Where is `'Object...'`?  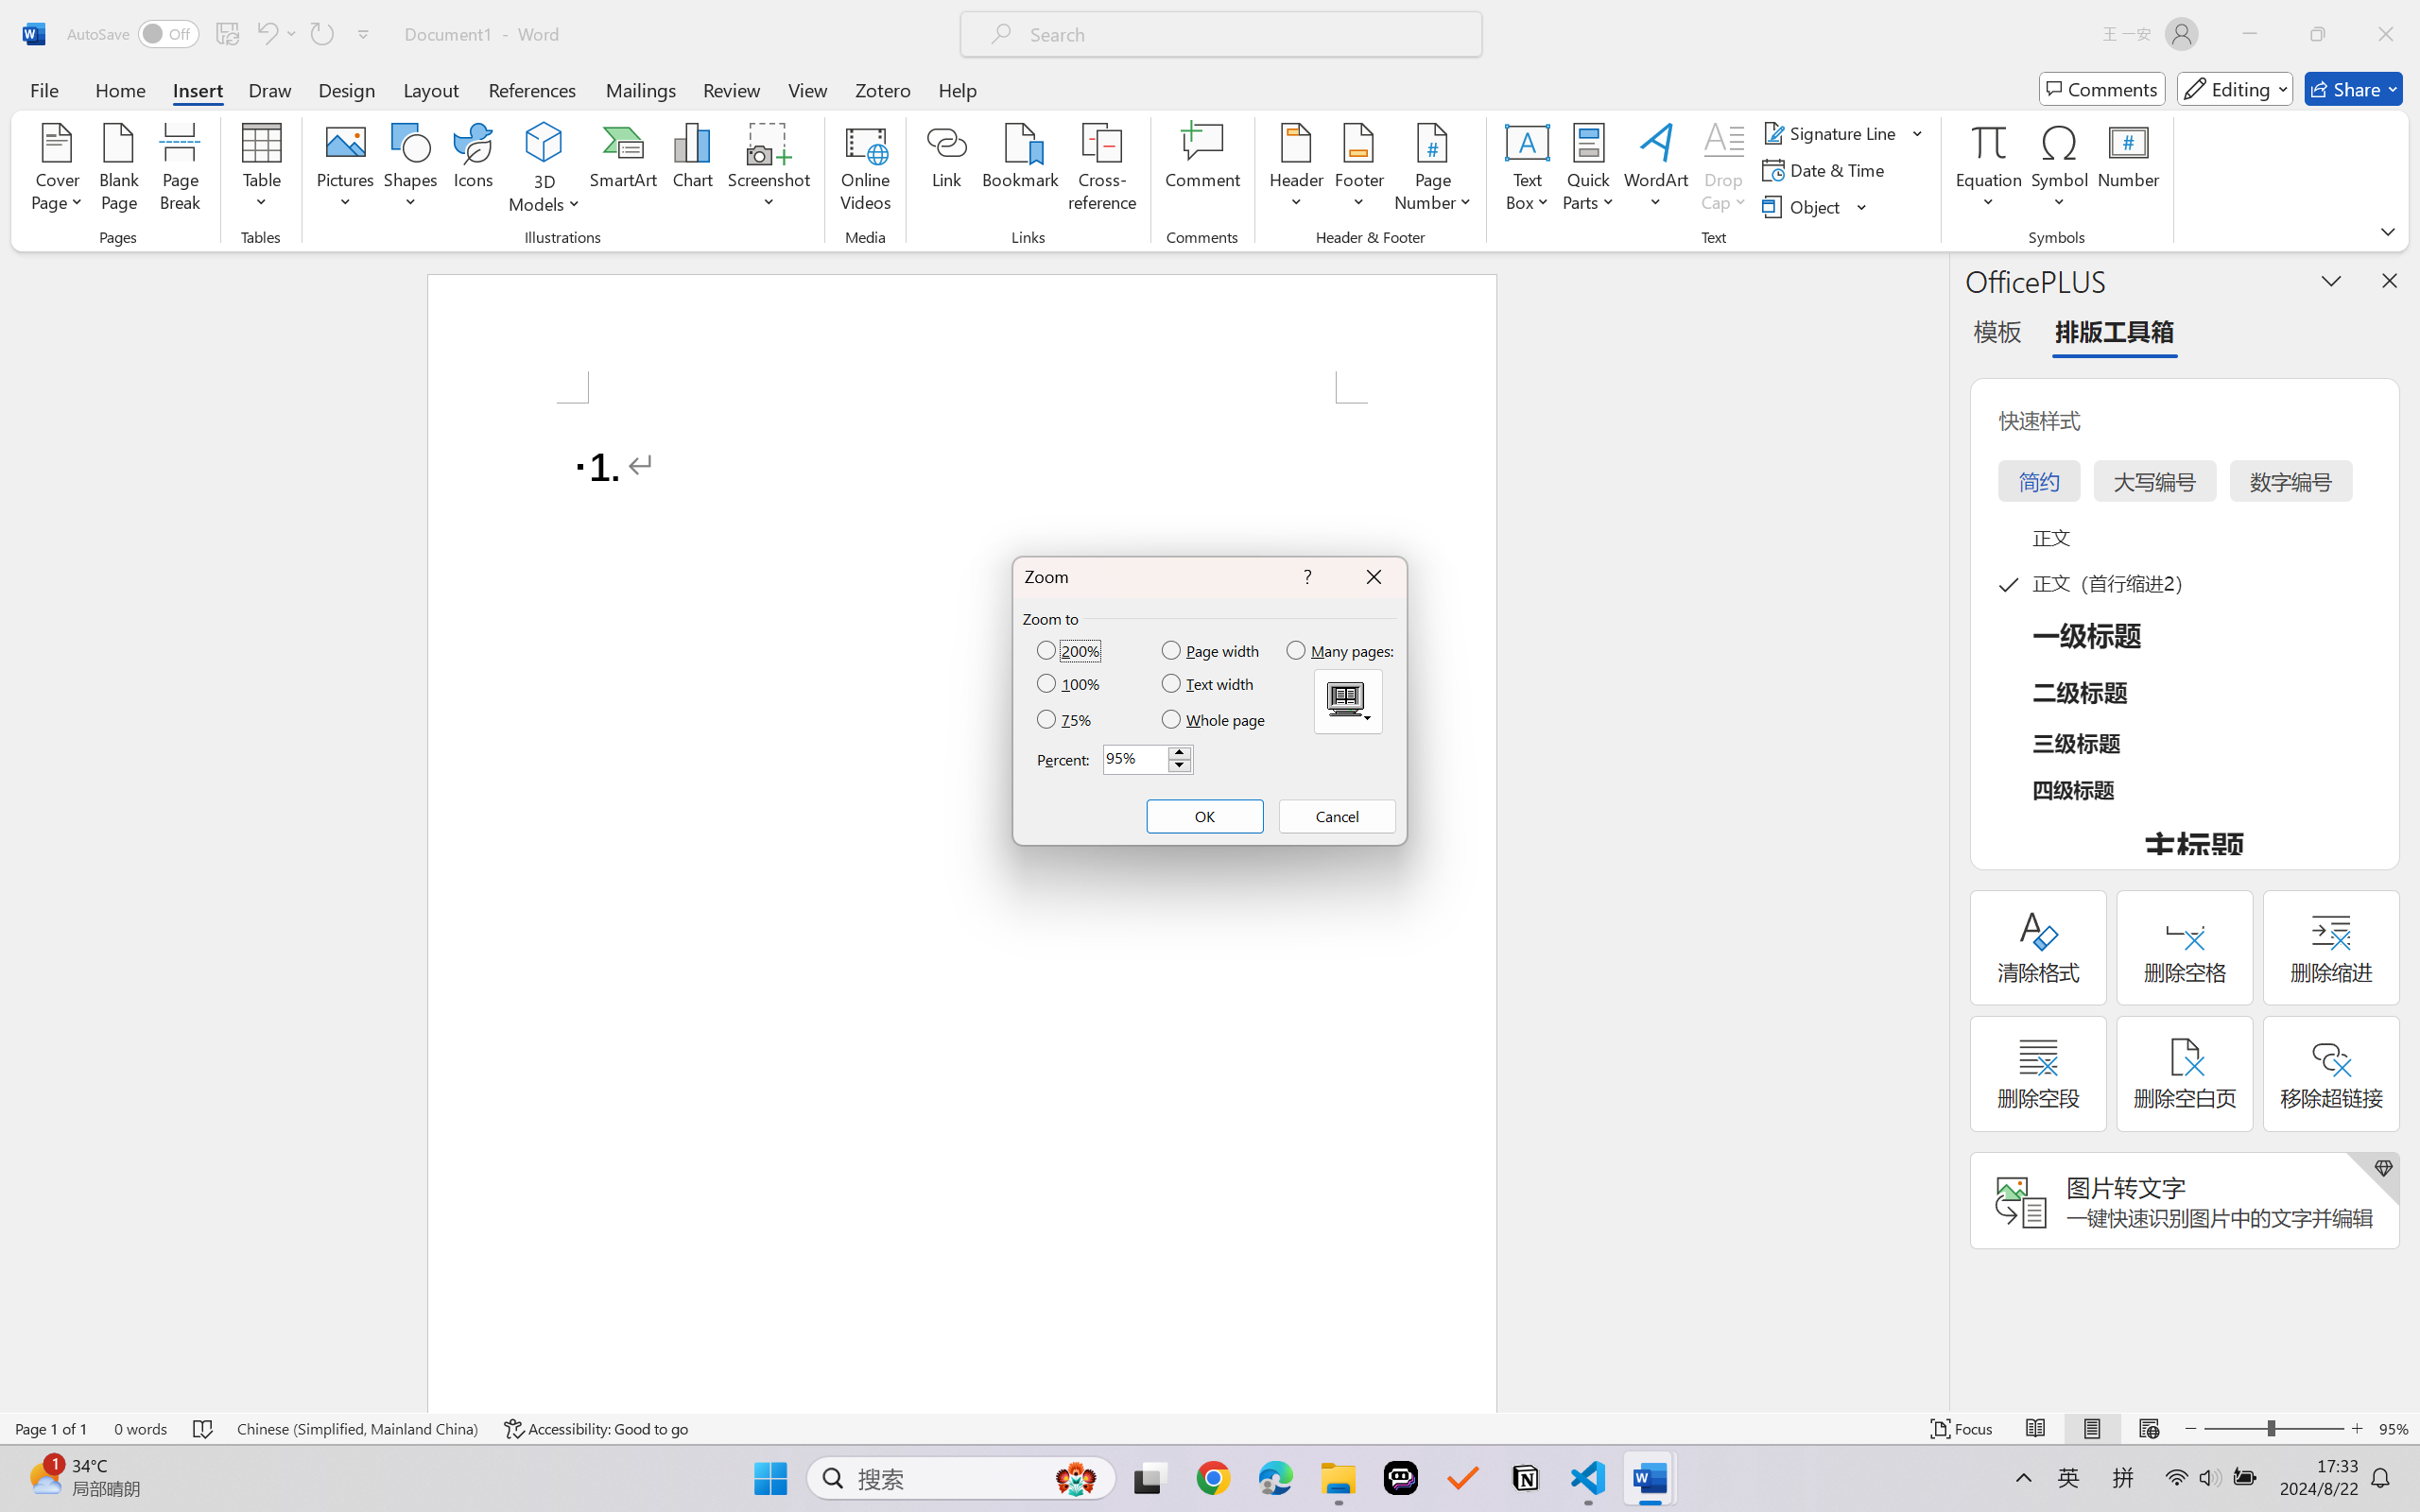 'Object...' is located at coordinates (1815, 207).